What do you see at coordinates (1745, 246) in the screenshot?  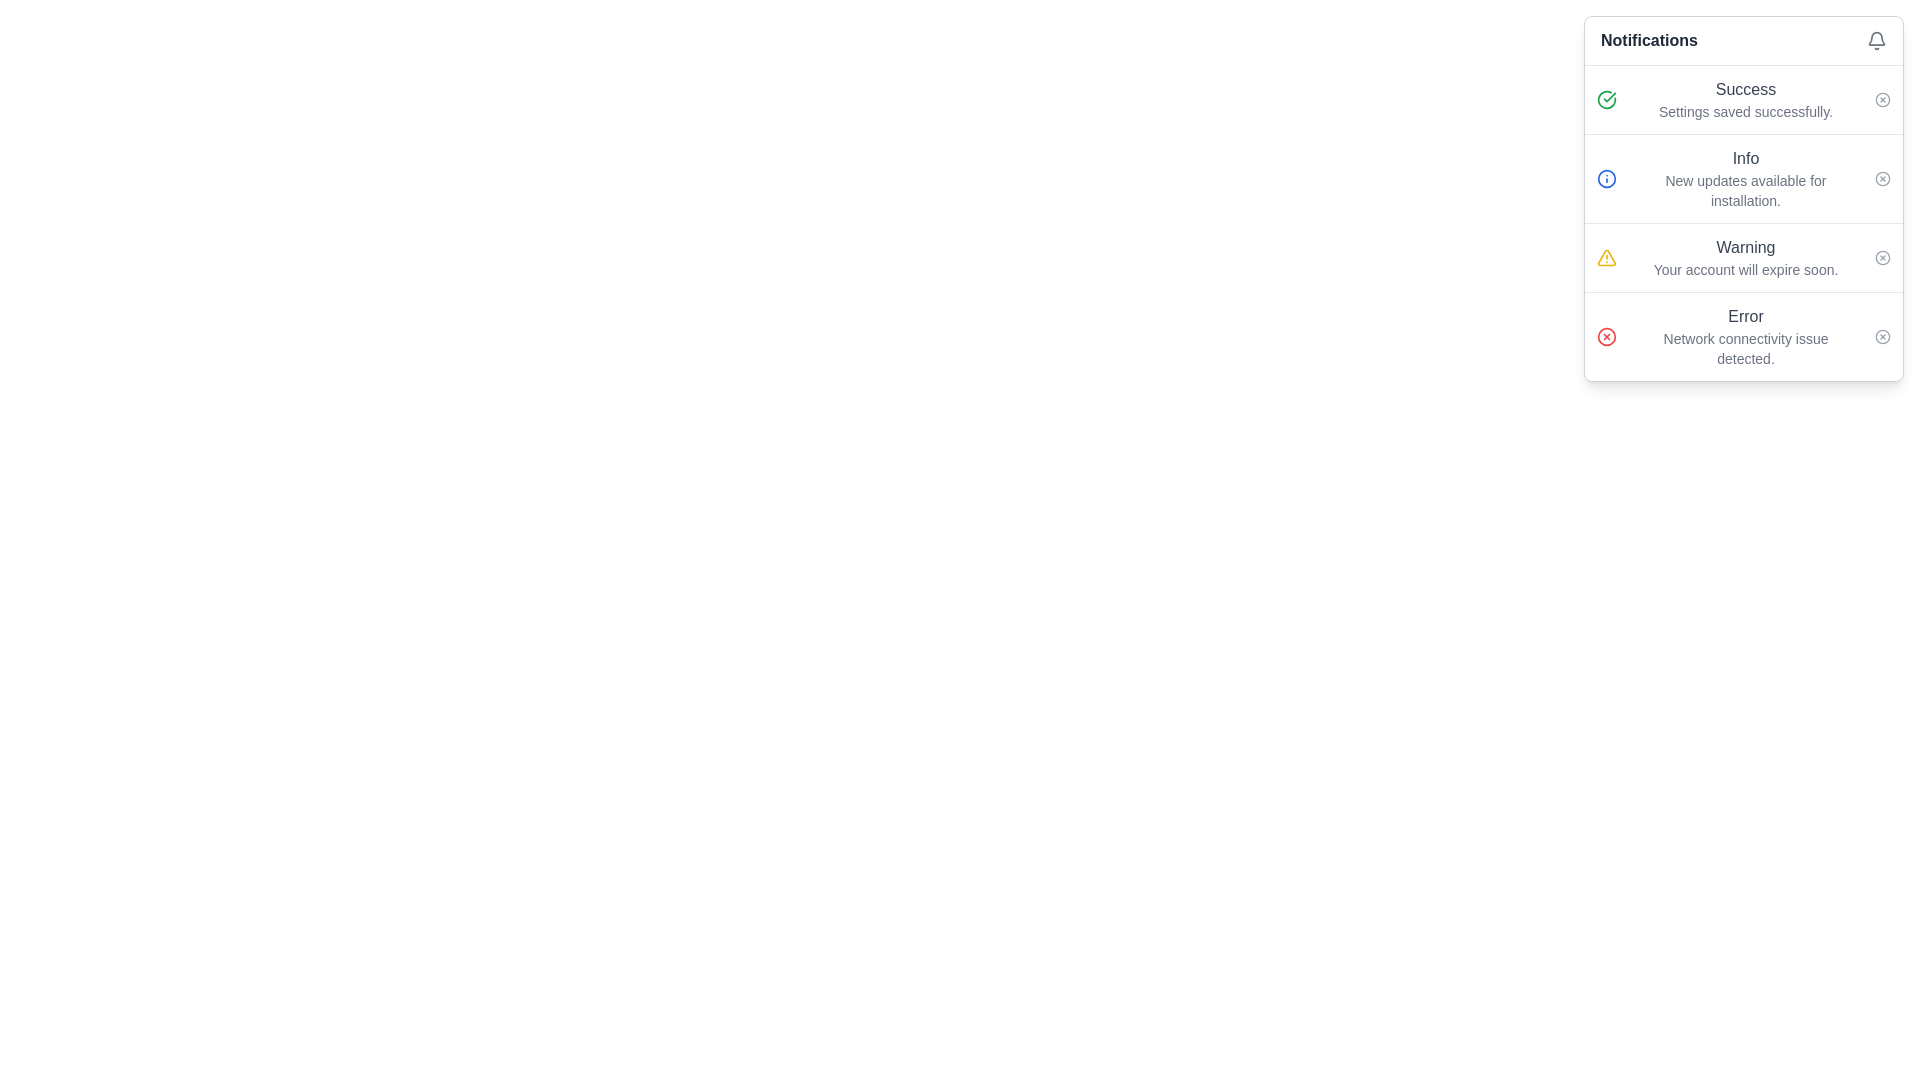 I see `the 'Warning' text label, which is styled in medium gray and bold, located in the right-hand notification panel above the text 'Your account will expire soon.'` at bounding box center [1745, 246].